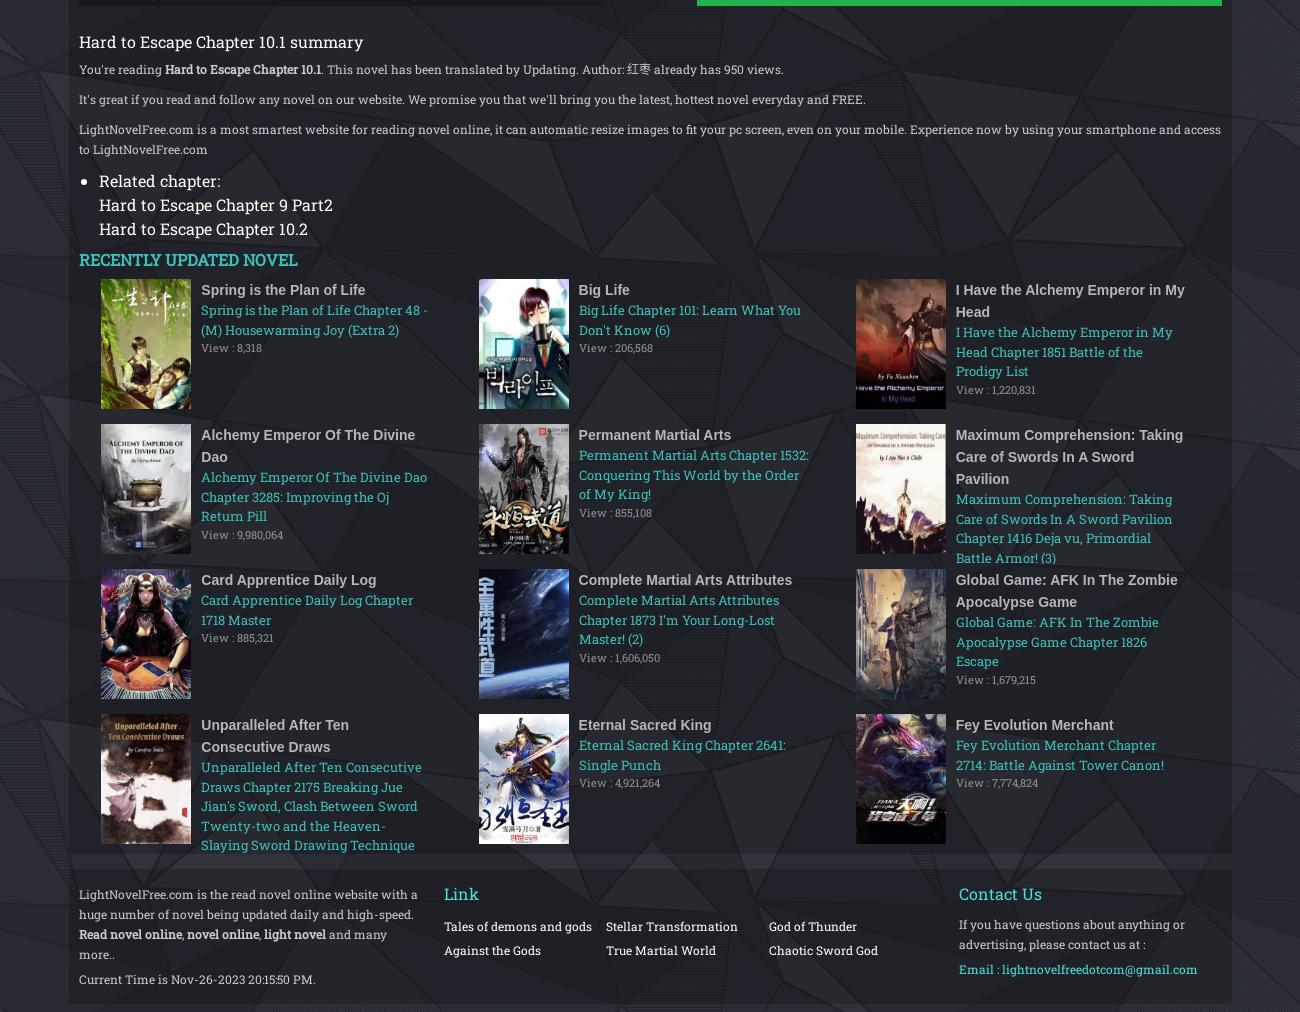  I want to click on 'Global Game: AFK In The Zombie Apocalypse Game Chapter 1826 Escape', so click(1056, 641).